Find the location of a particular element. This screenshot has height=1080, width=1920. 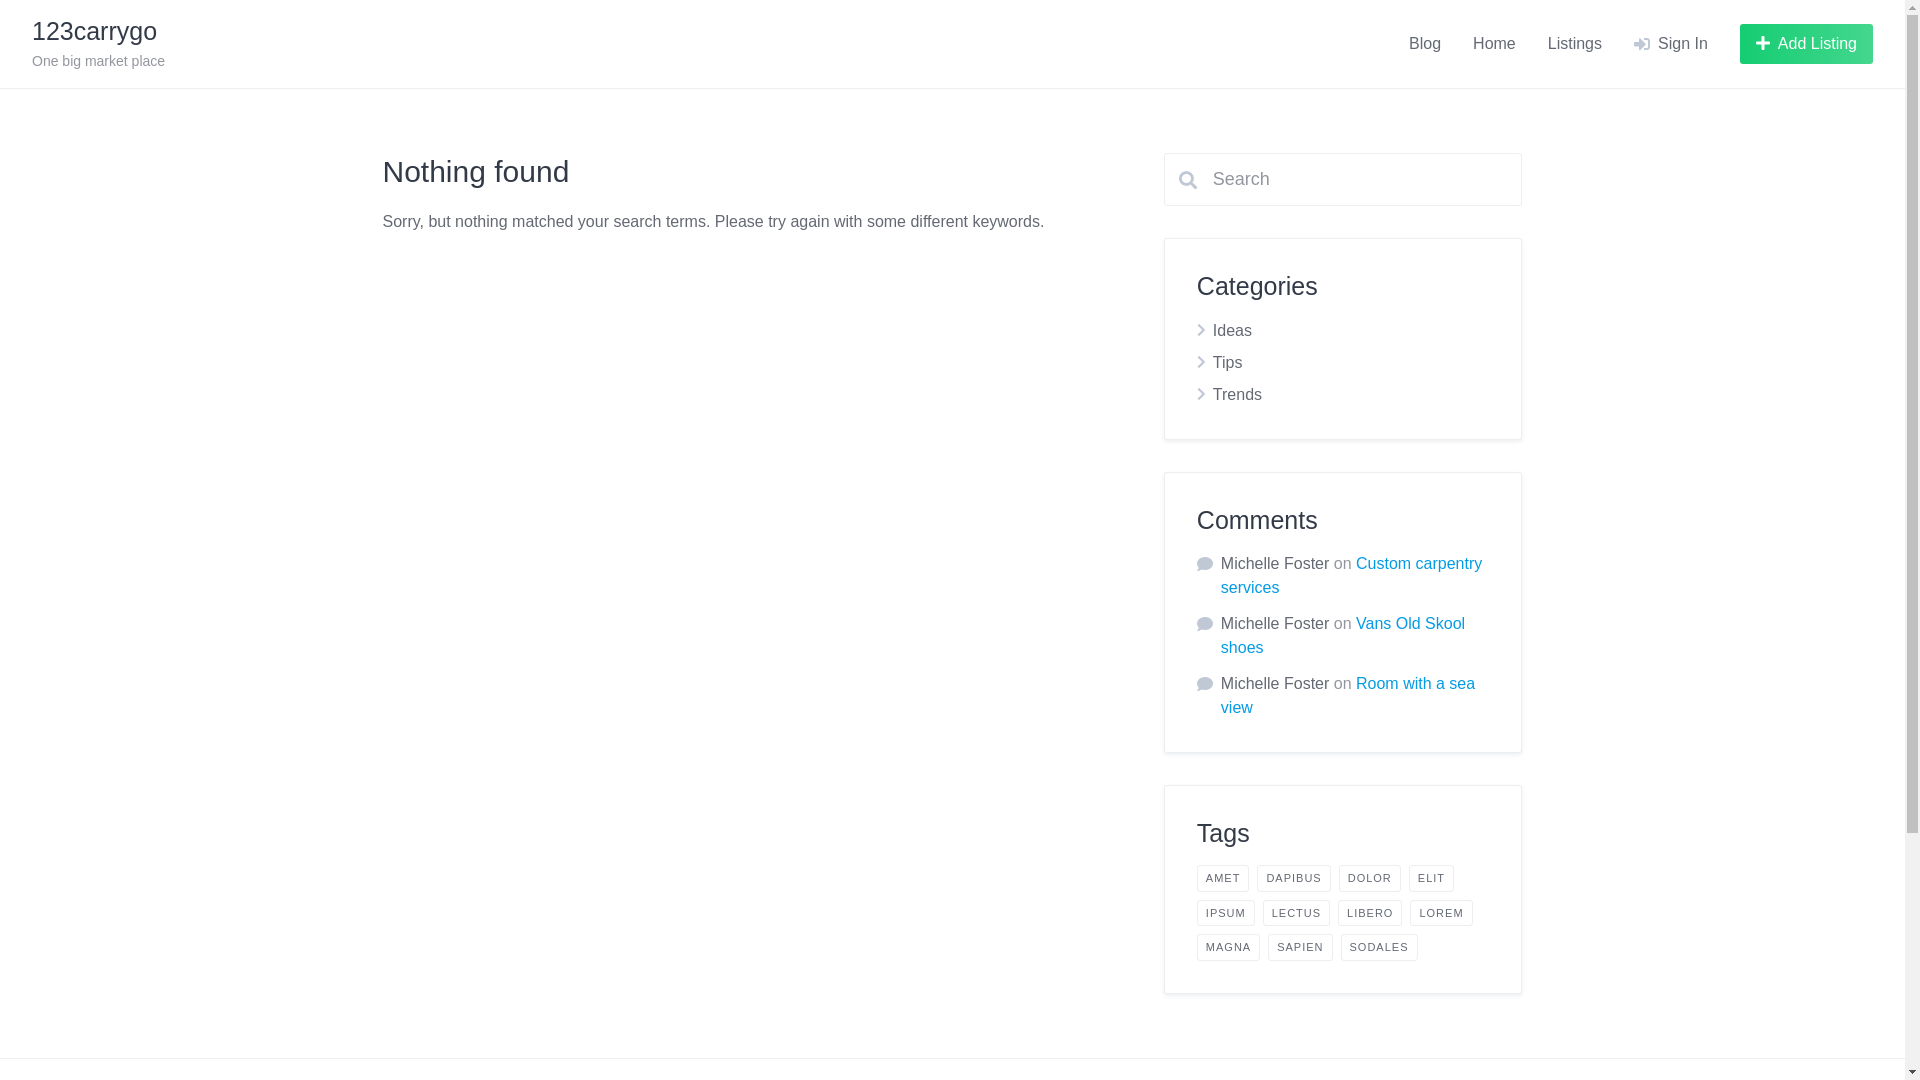

'Add Listing' is located at coordinates (1806, 43).